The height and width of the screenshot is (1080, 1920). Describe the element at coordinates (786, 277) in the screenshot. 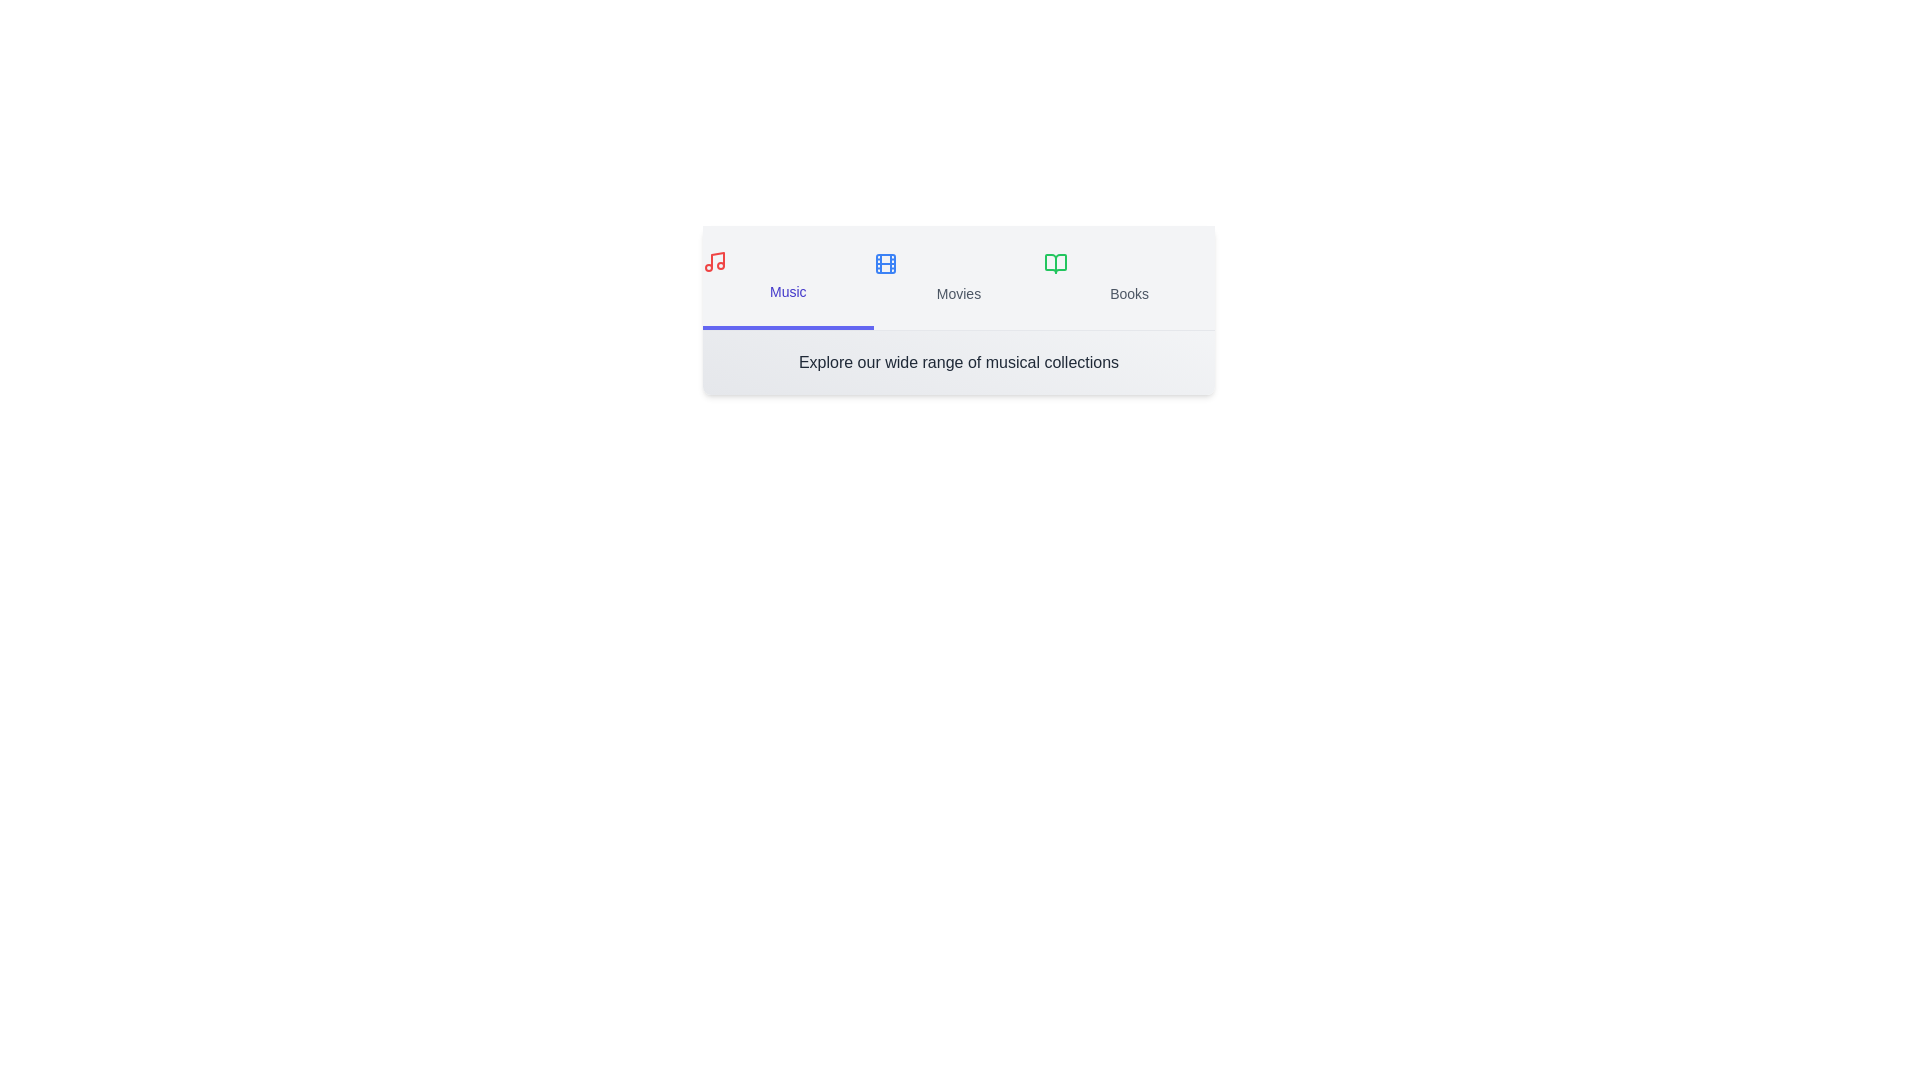

I see `the tab labeled 'Music' to highlight it` at that location.